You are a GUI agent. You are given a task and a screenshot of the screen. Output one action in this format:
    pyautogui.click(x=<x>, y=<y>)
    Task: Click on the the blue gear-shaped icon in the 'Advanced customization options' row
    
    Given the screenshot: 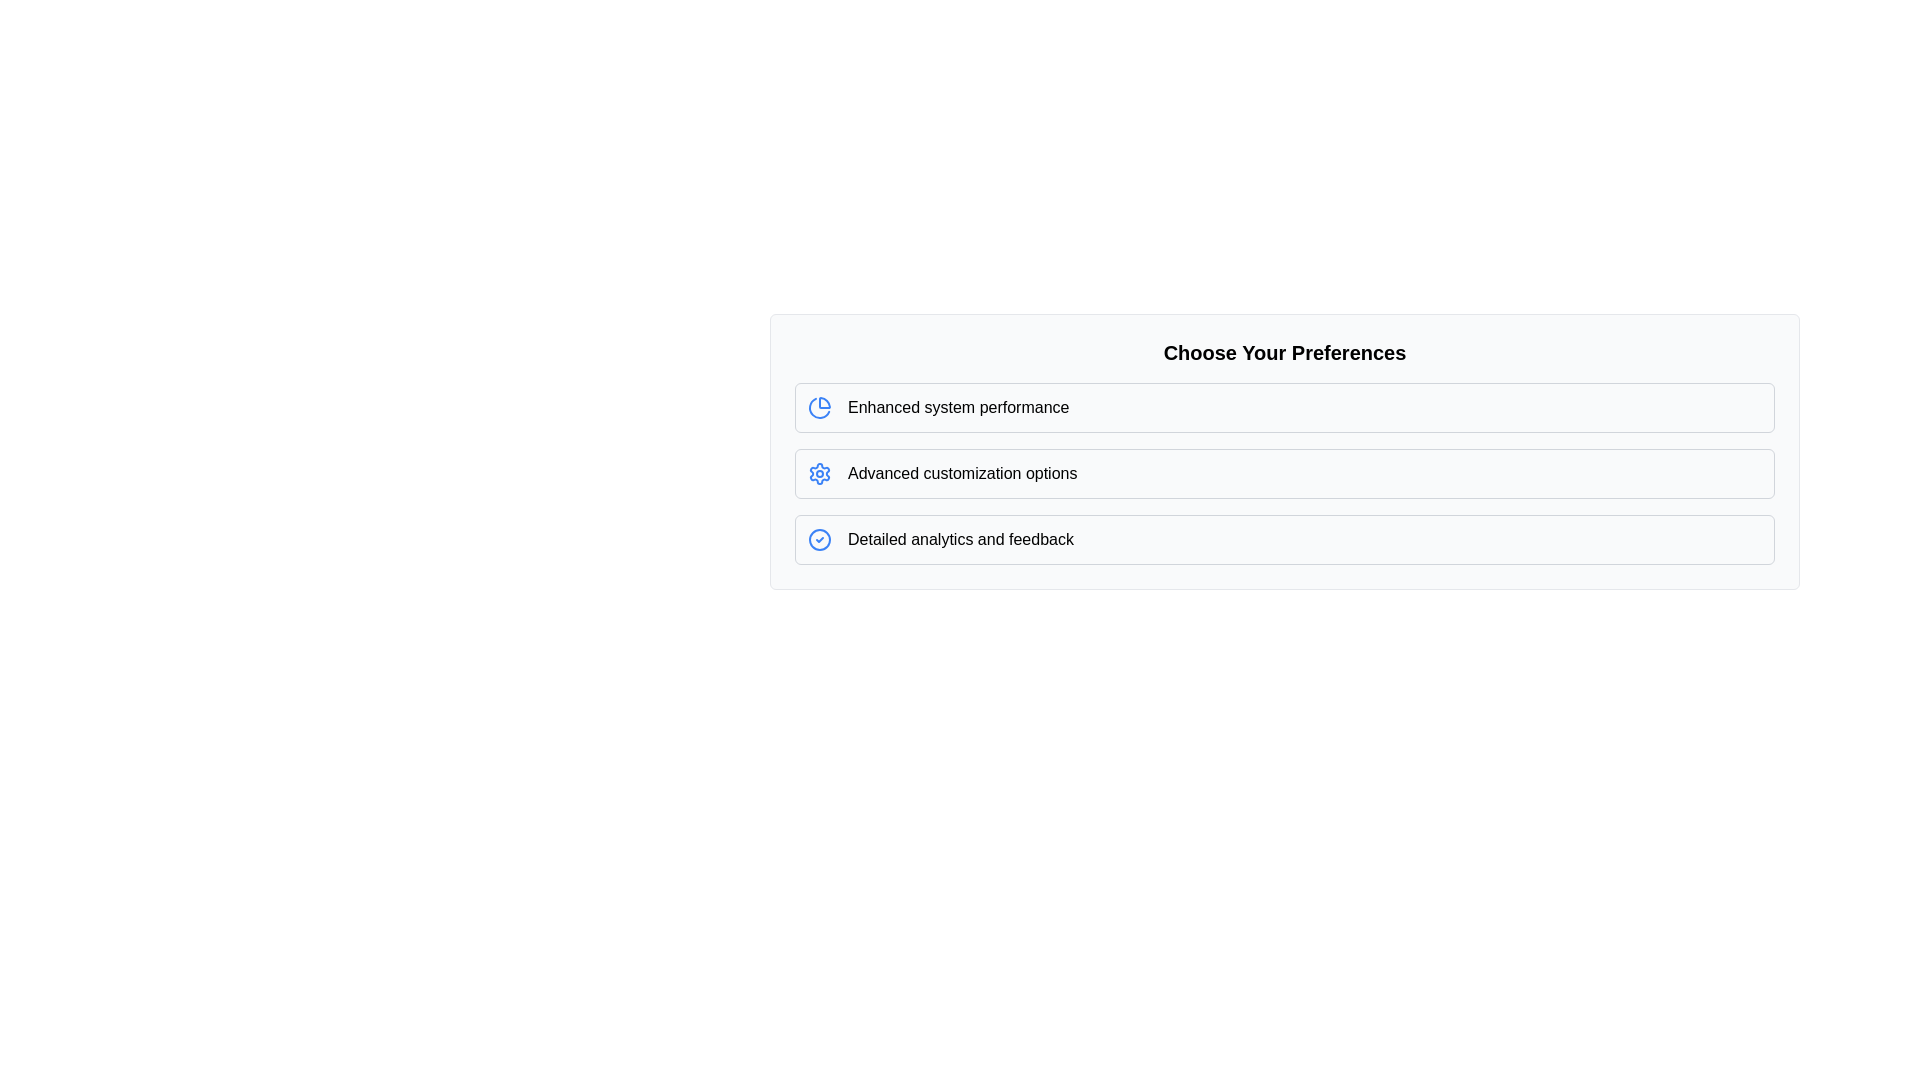 What is the action you would take?
    pyautogui.click(x=820, y=474)
    